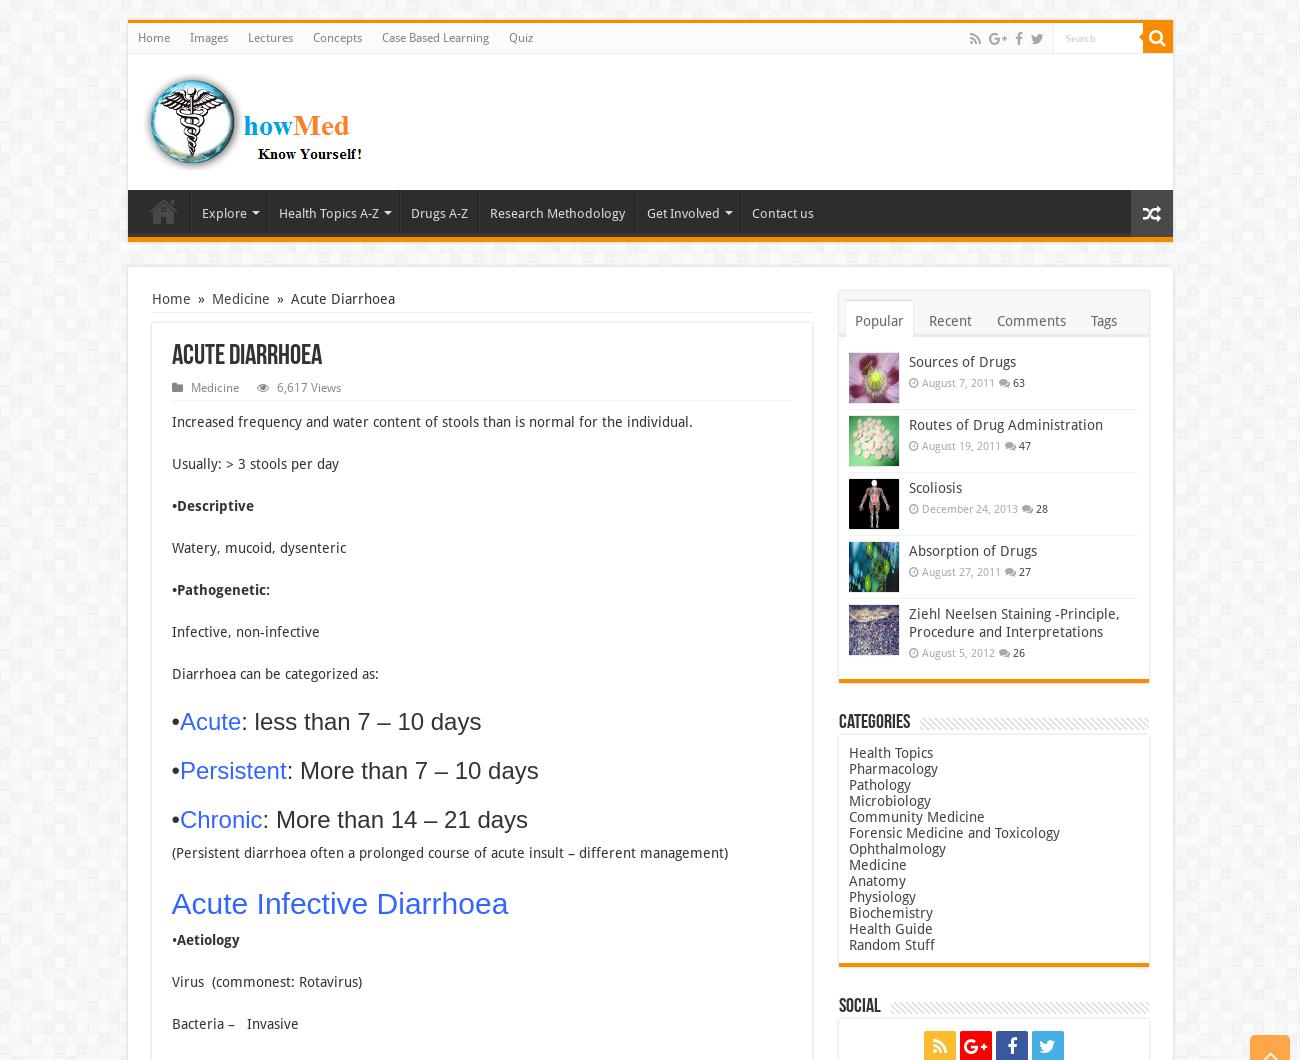 This screenshot has width=1300, height=1060. What do you see at coordinates (957, 653) in the screenshot?
I see `'August 5, 2012'` at bounding box center [957, 653].